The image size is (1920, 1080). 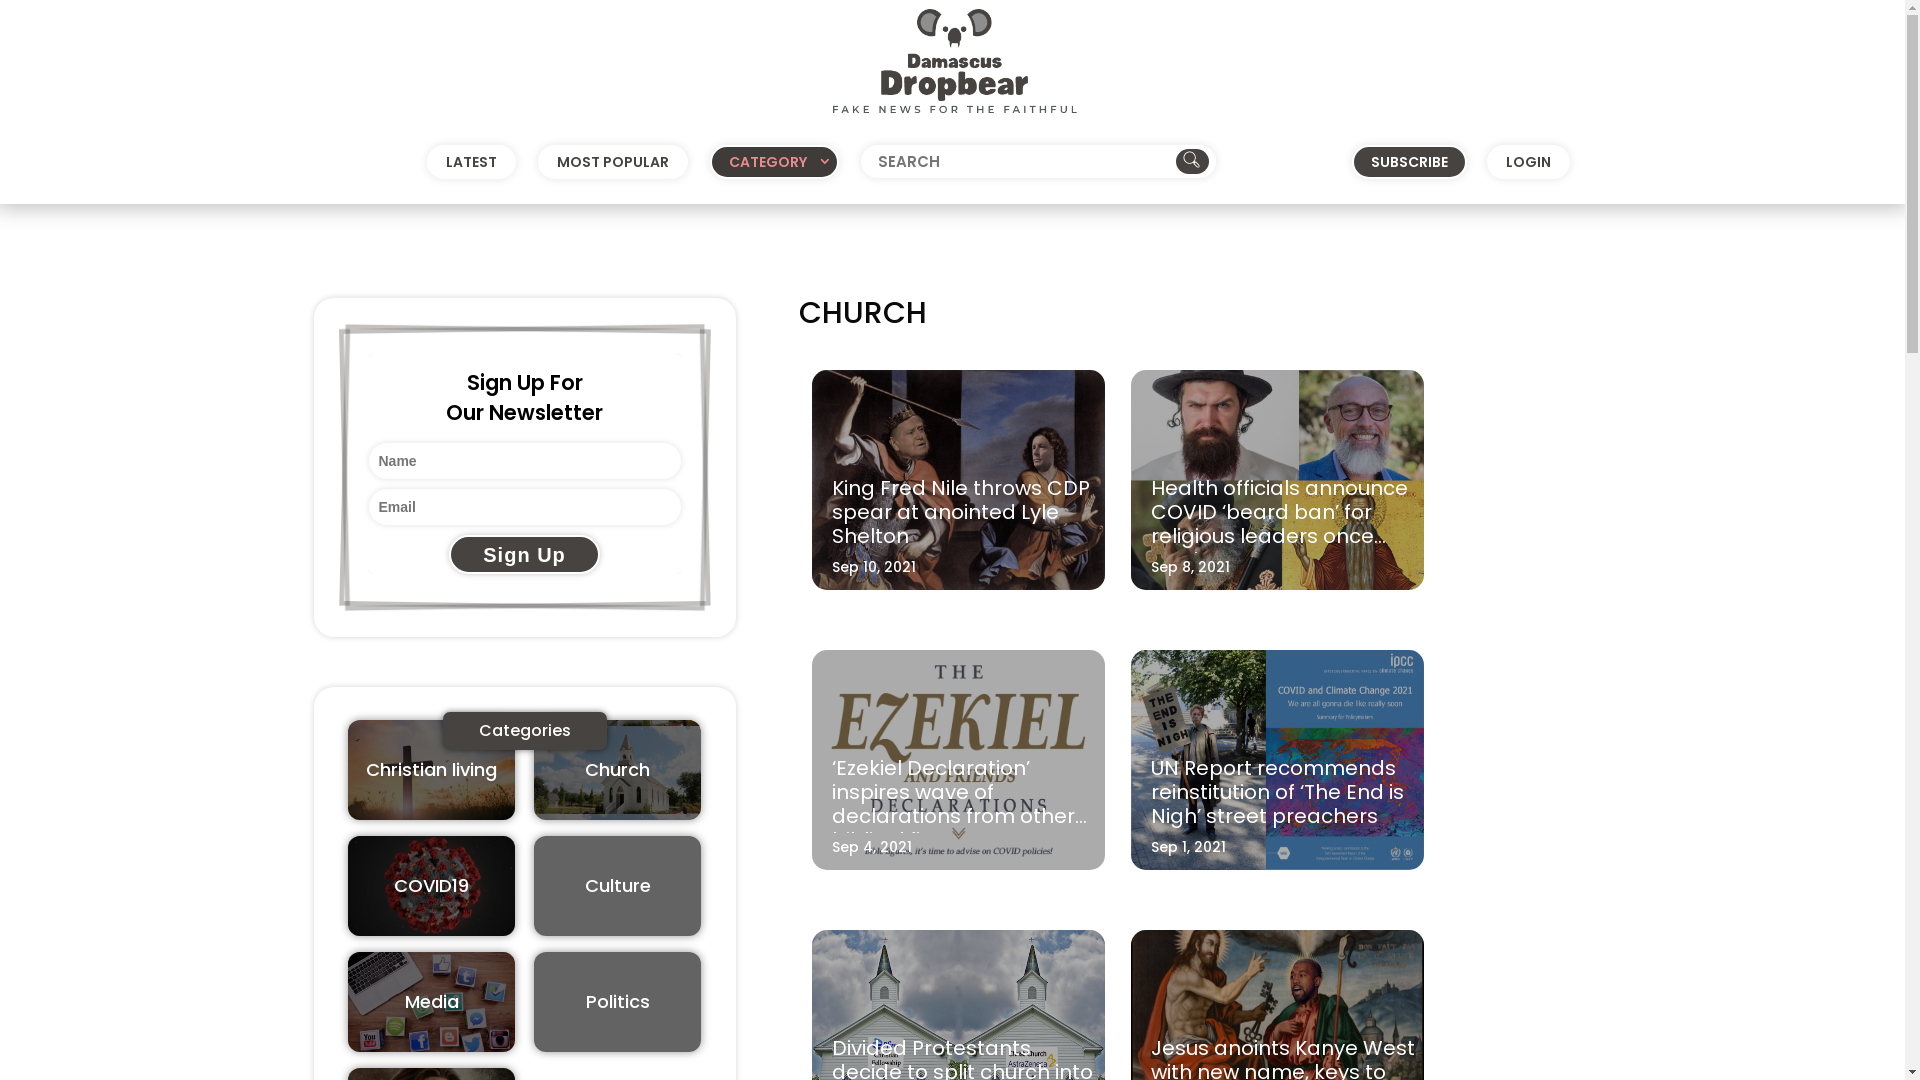 What do you see at coordinates (612, 161) in the screenshot?
I see `'MOST POPULAR'` at bounding box center [612, 161].